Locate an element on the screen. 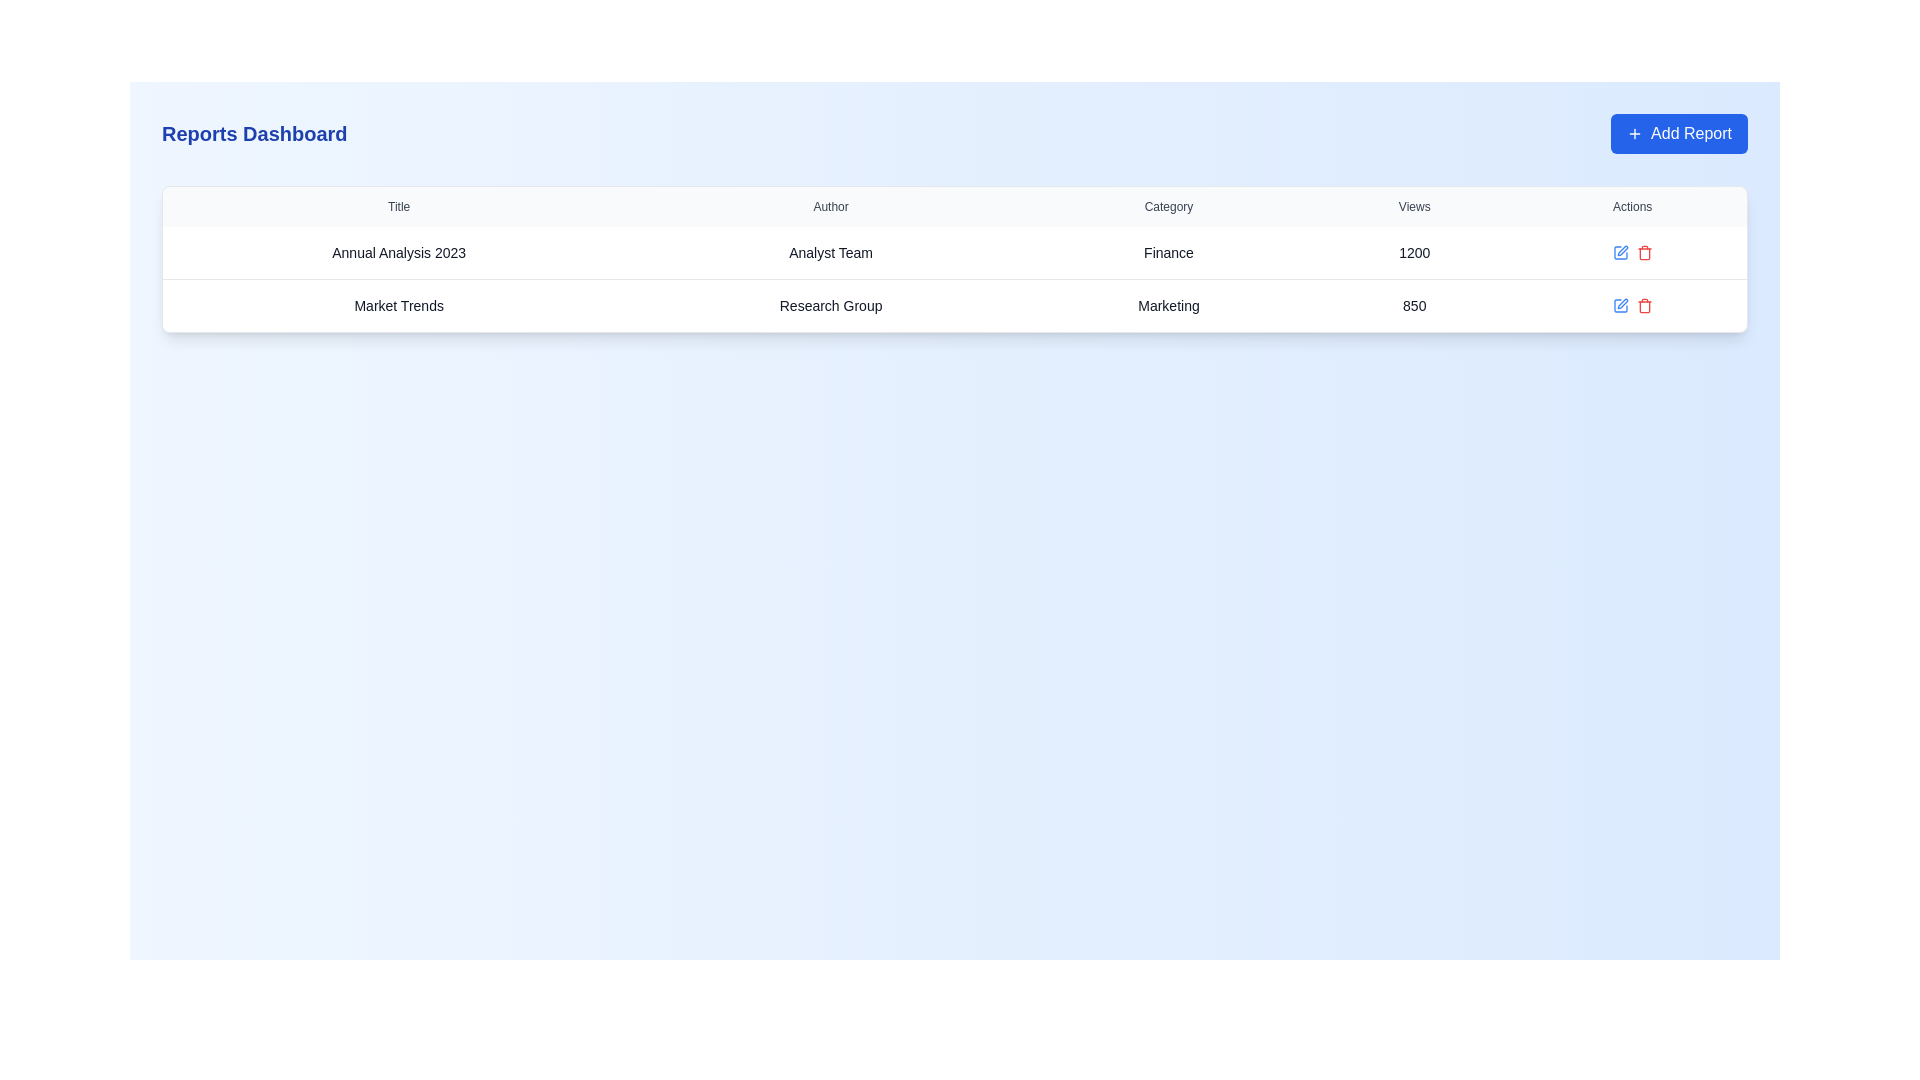  the 'Category' text label in the header row of the table, which is styled in smaller grey font and located at the third position in the header row is located at coordinates (1168, 207).